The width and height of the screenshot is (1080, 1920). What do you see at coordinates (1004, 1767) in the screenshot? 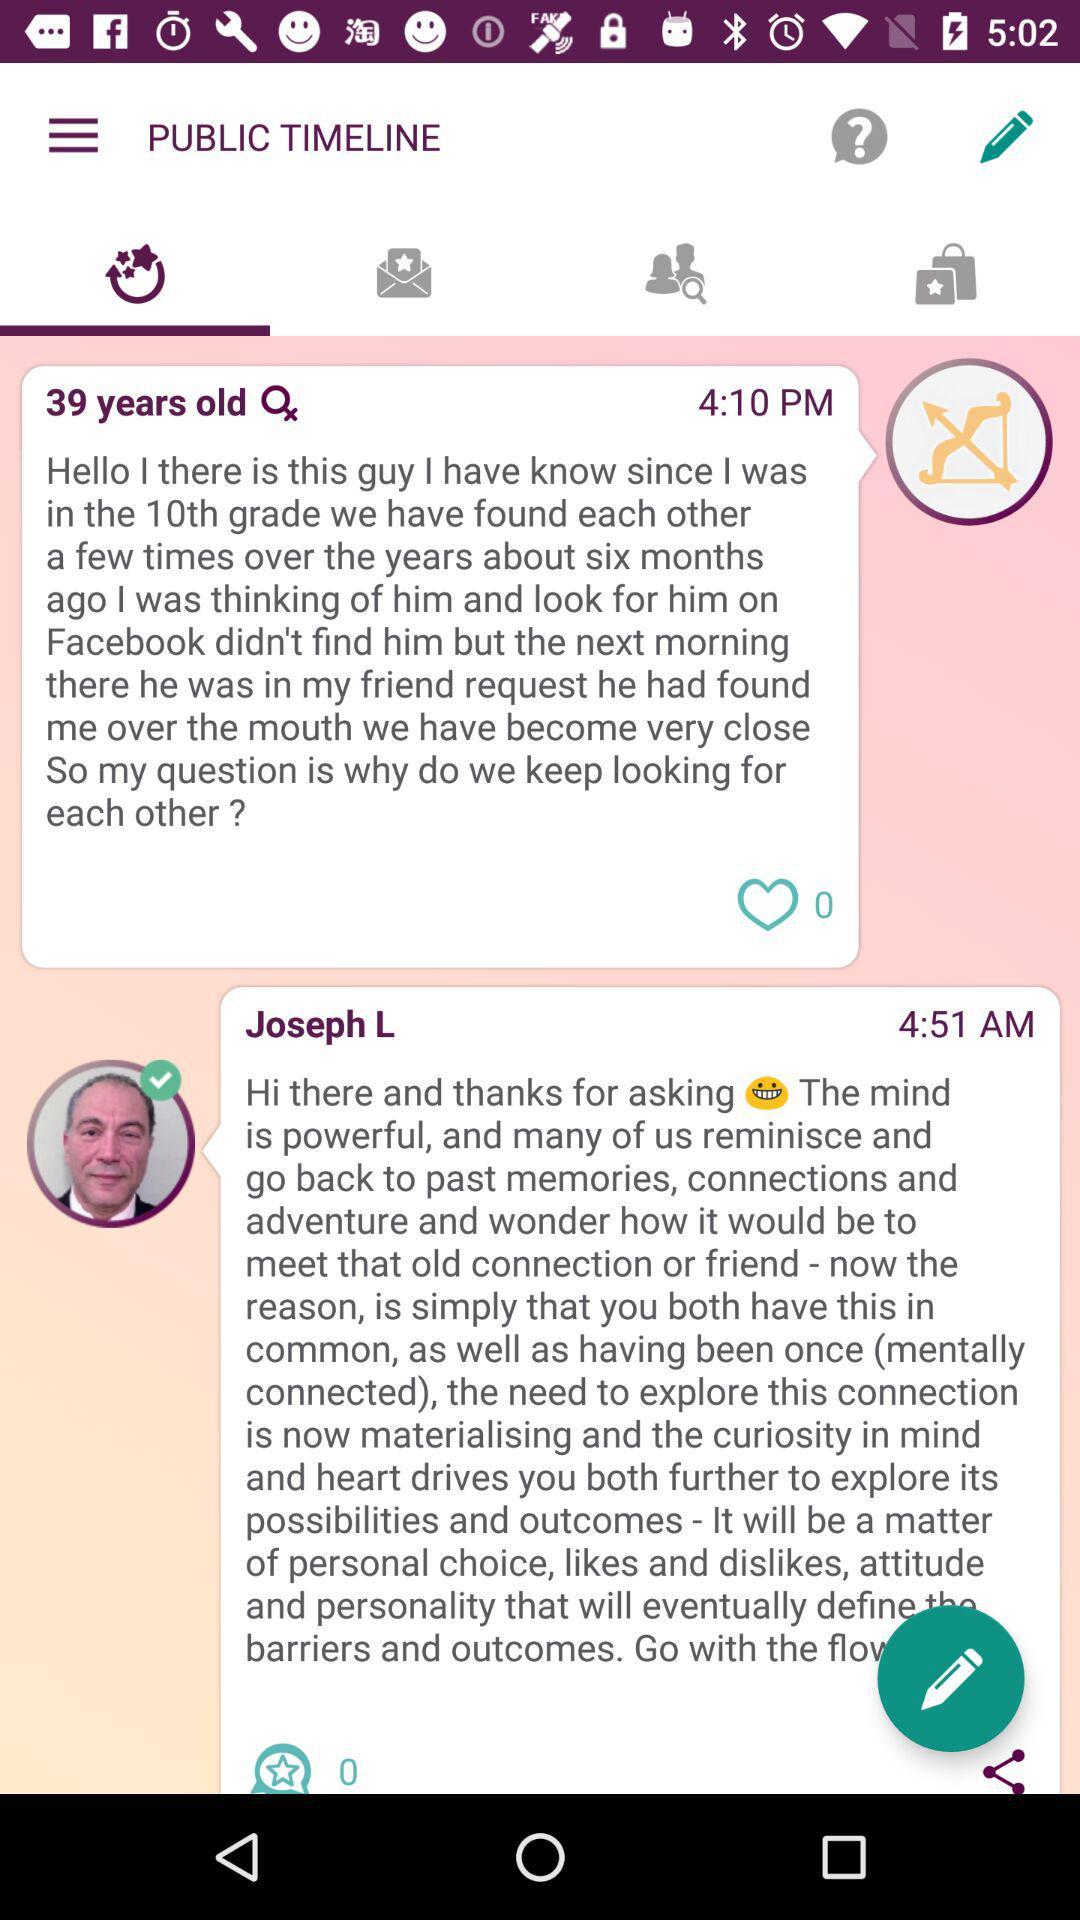
I see `icon below hi there and` at bounding box center [1004, 1767].